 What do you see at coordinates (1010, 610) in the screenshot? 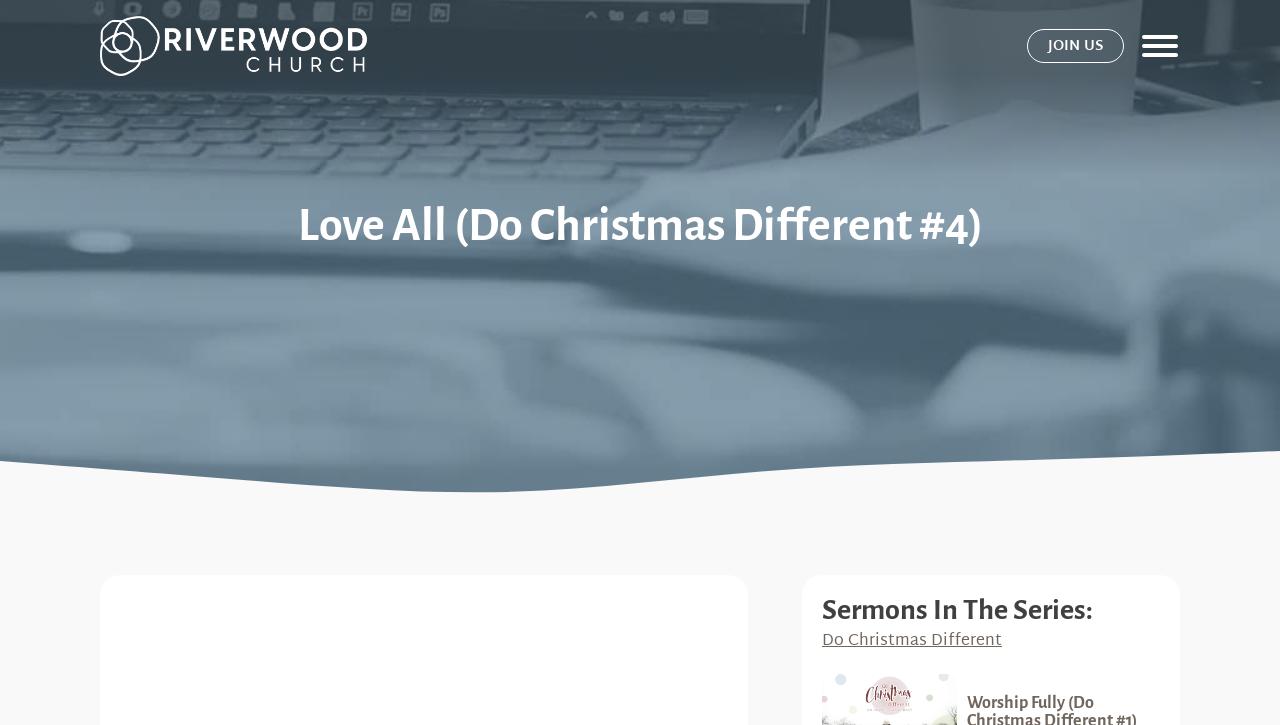
I see `'Annual Reports'` at bounding box center [1010, 610].